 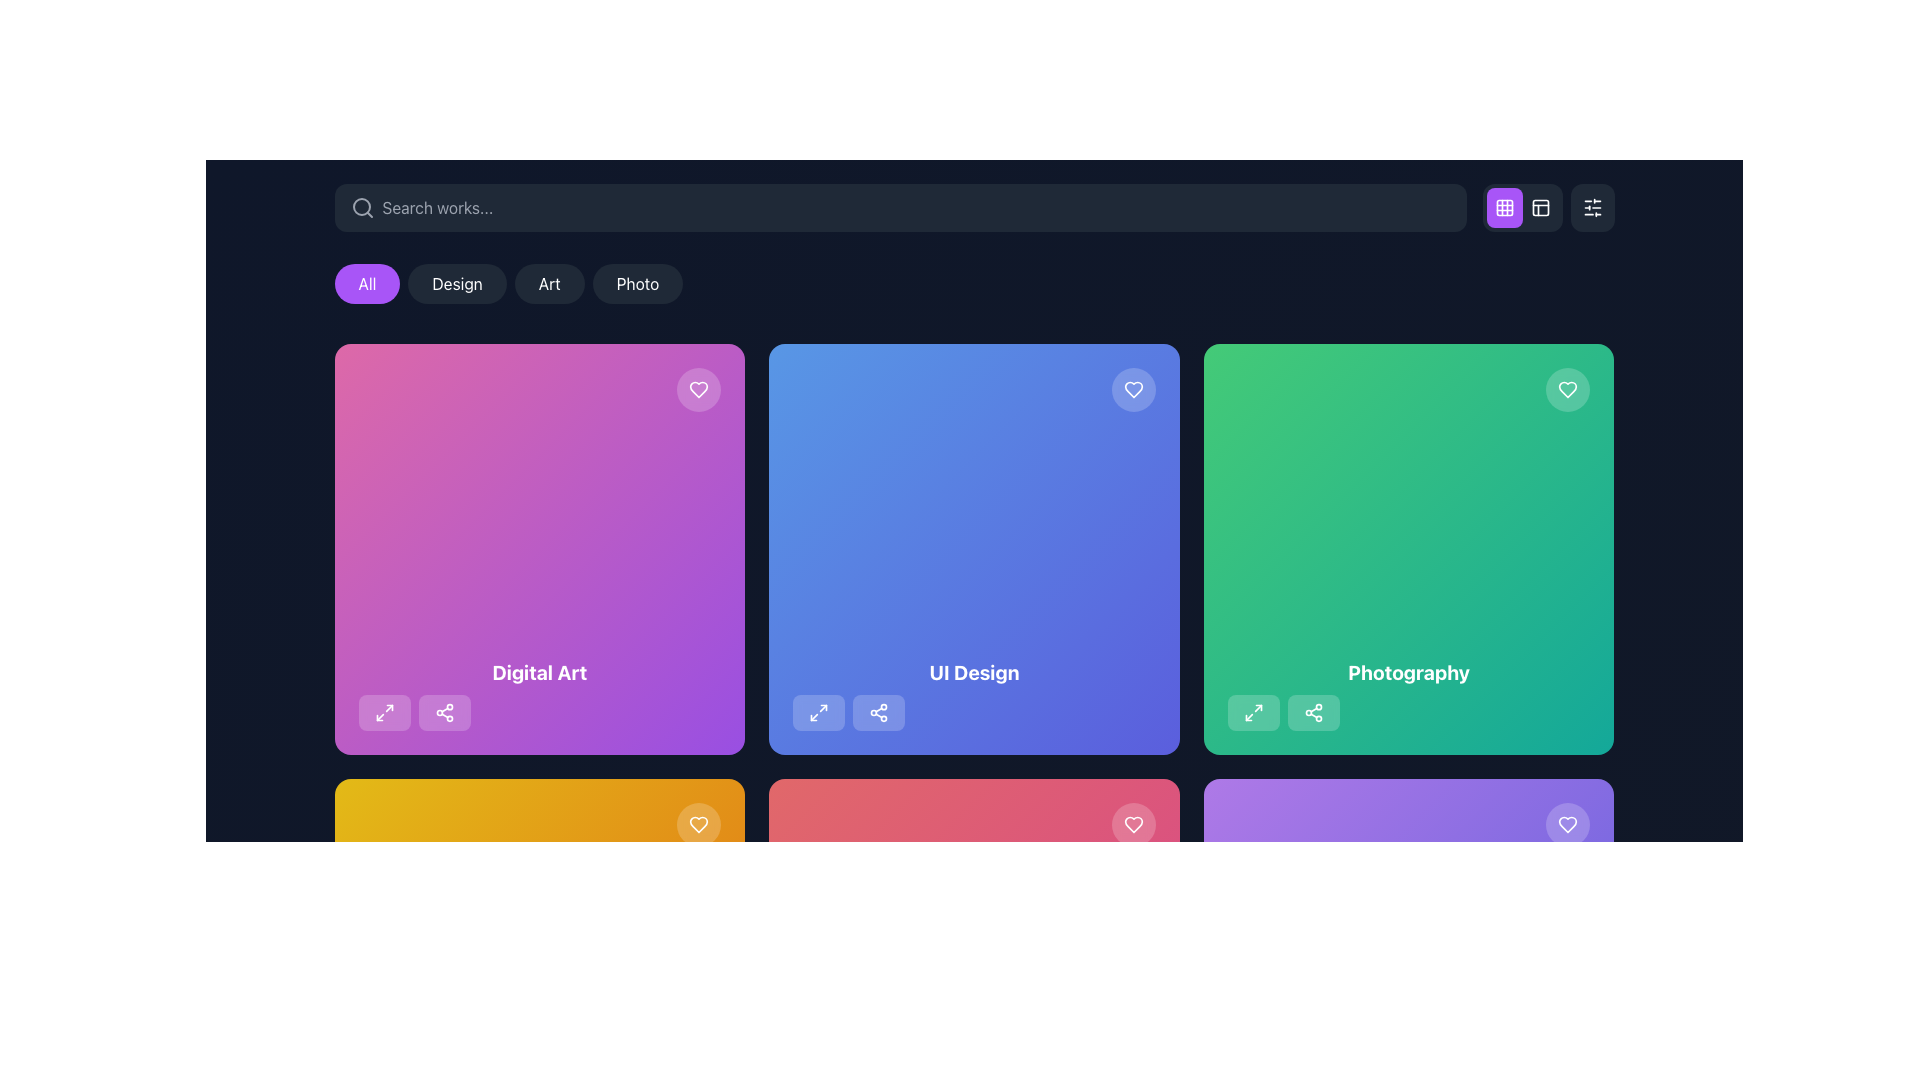 I want to click on the rounded button labeled 'Photo' with a dark gray background, so click(x=637, y=284).